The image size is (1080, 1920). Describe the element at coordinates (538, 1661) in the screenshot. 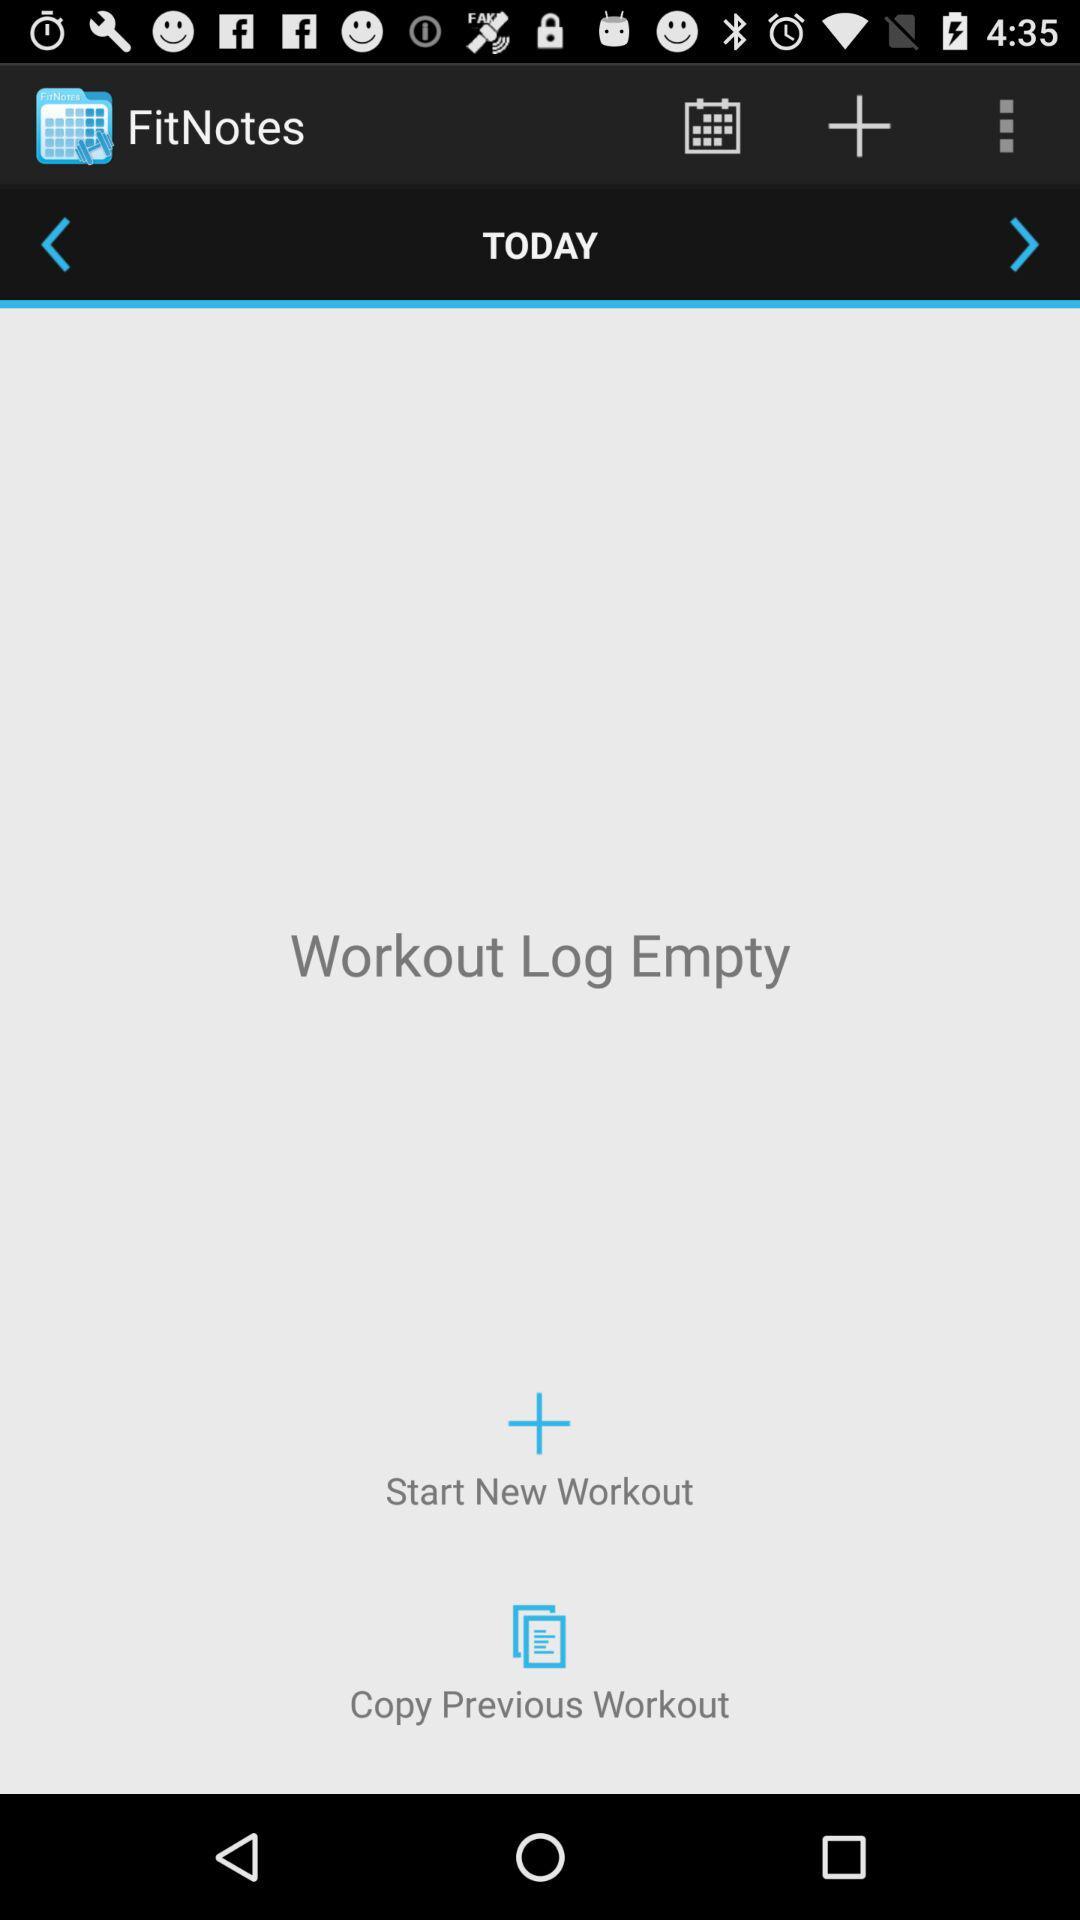

I see `icon below start new workout icon` at that location.